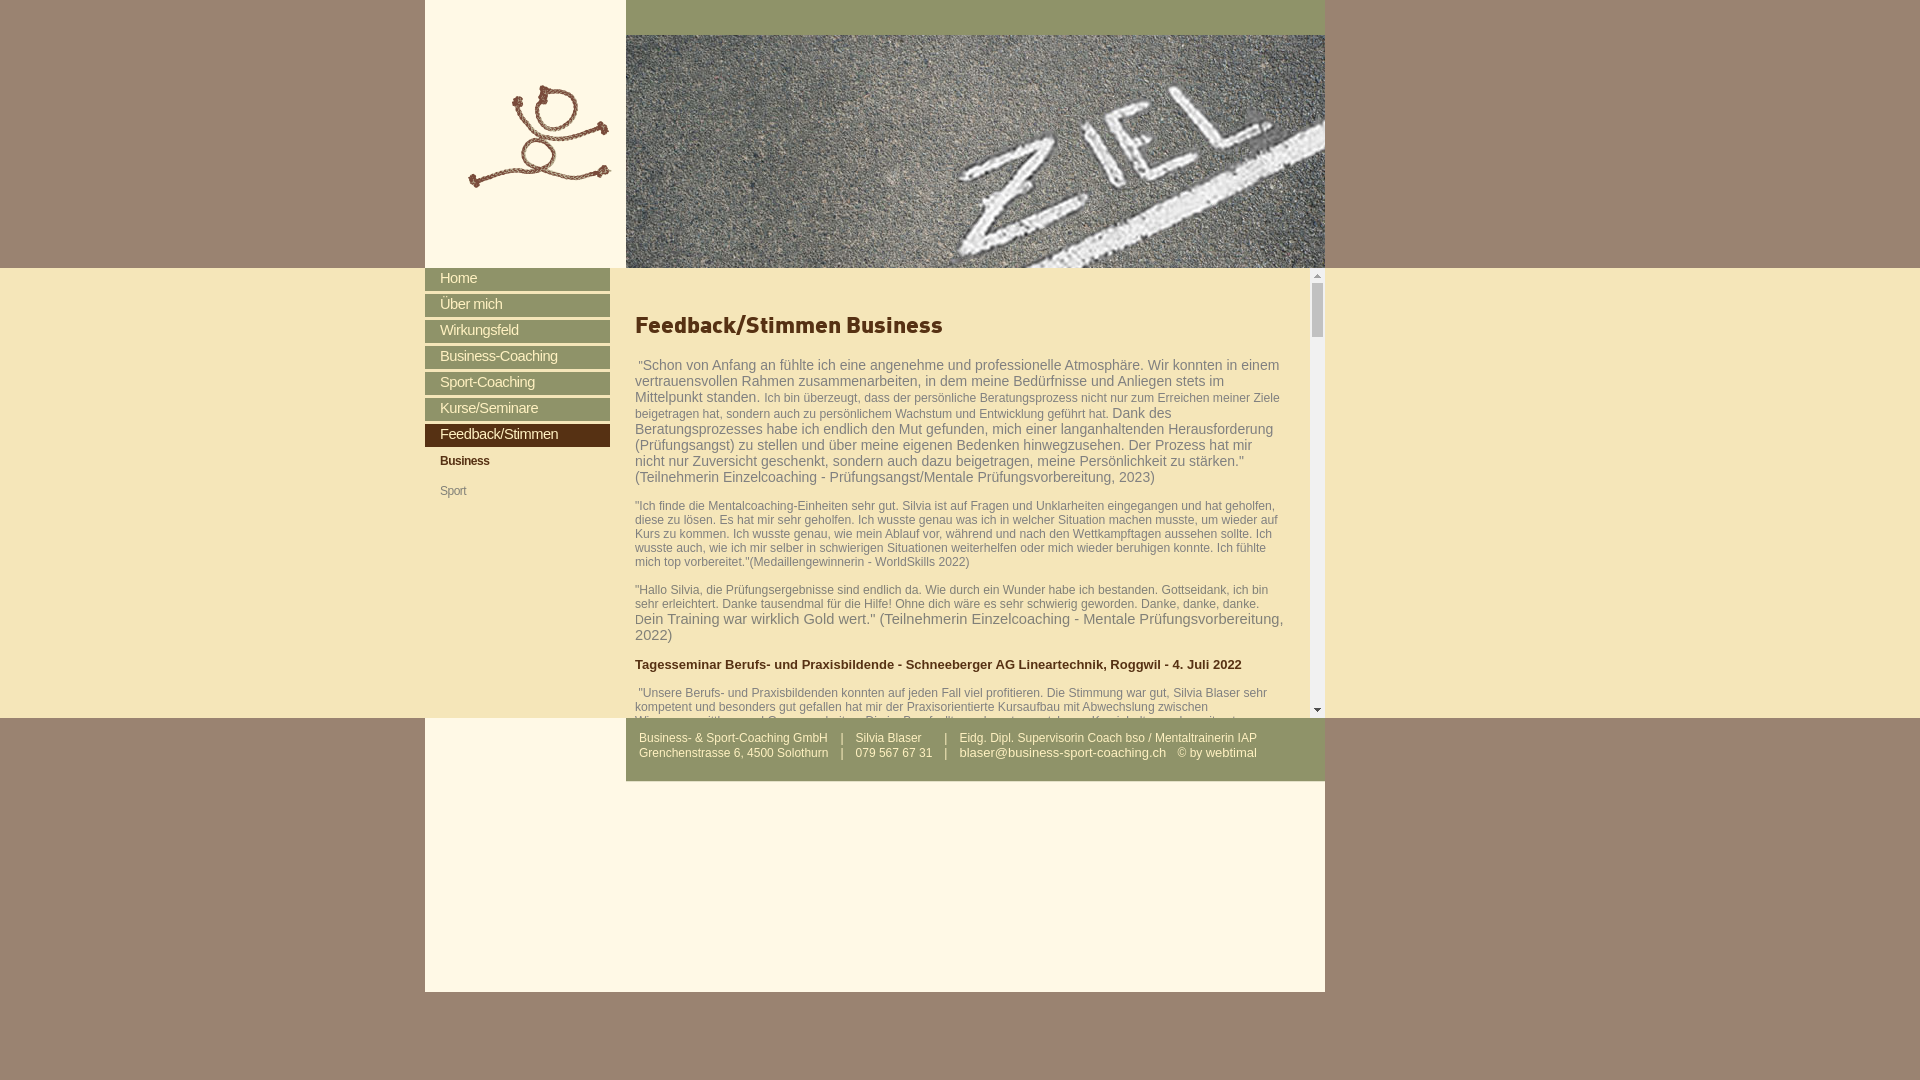 The width and height of the screenshot is (1920, 1080). I want to click on 'webtimal', so click(1230, 749).